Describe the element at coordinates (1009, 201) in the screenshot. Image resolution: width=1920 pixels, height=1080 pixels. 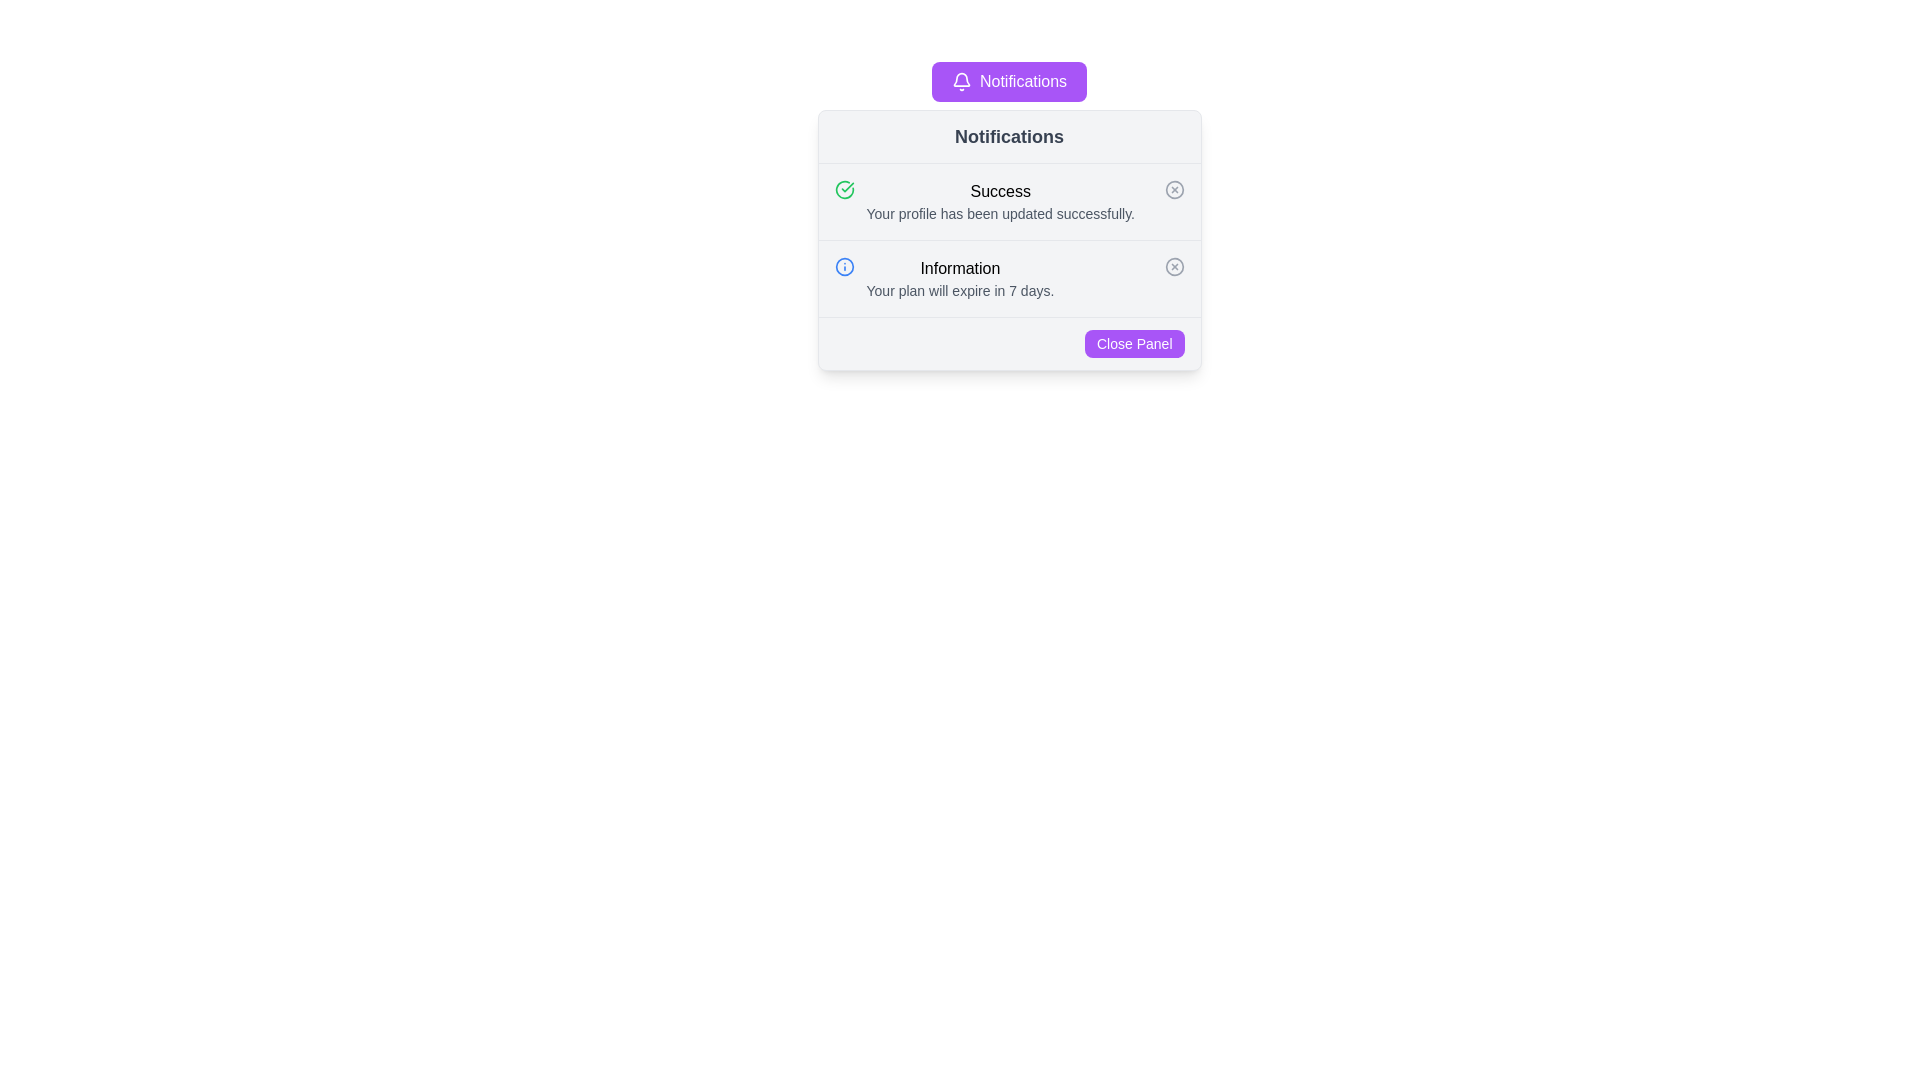
I see `message content of the Notification item indicating a successful profile update, located under the 'Notifications' header in the first row above the 'Information' message` at that location.